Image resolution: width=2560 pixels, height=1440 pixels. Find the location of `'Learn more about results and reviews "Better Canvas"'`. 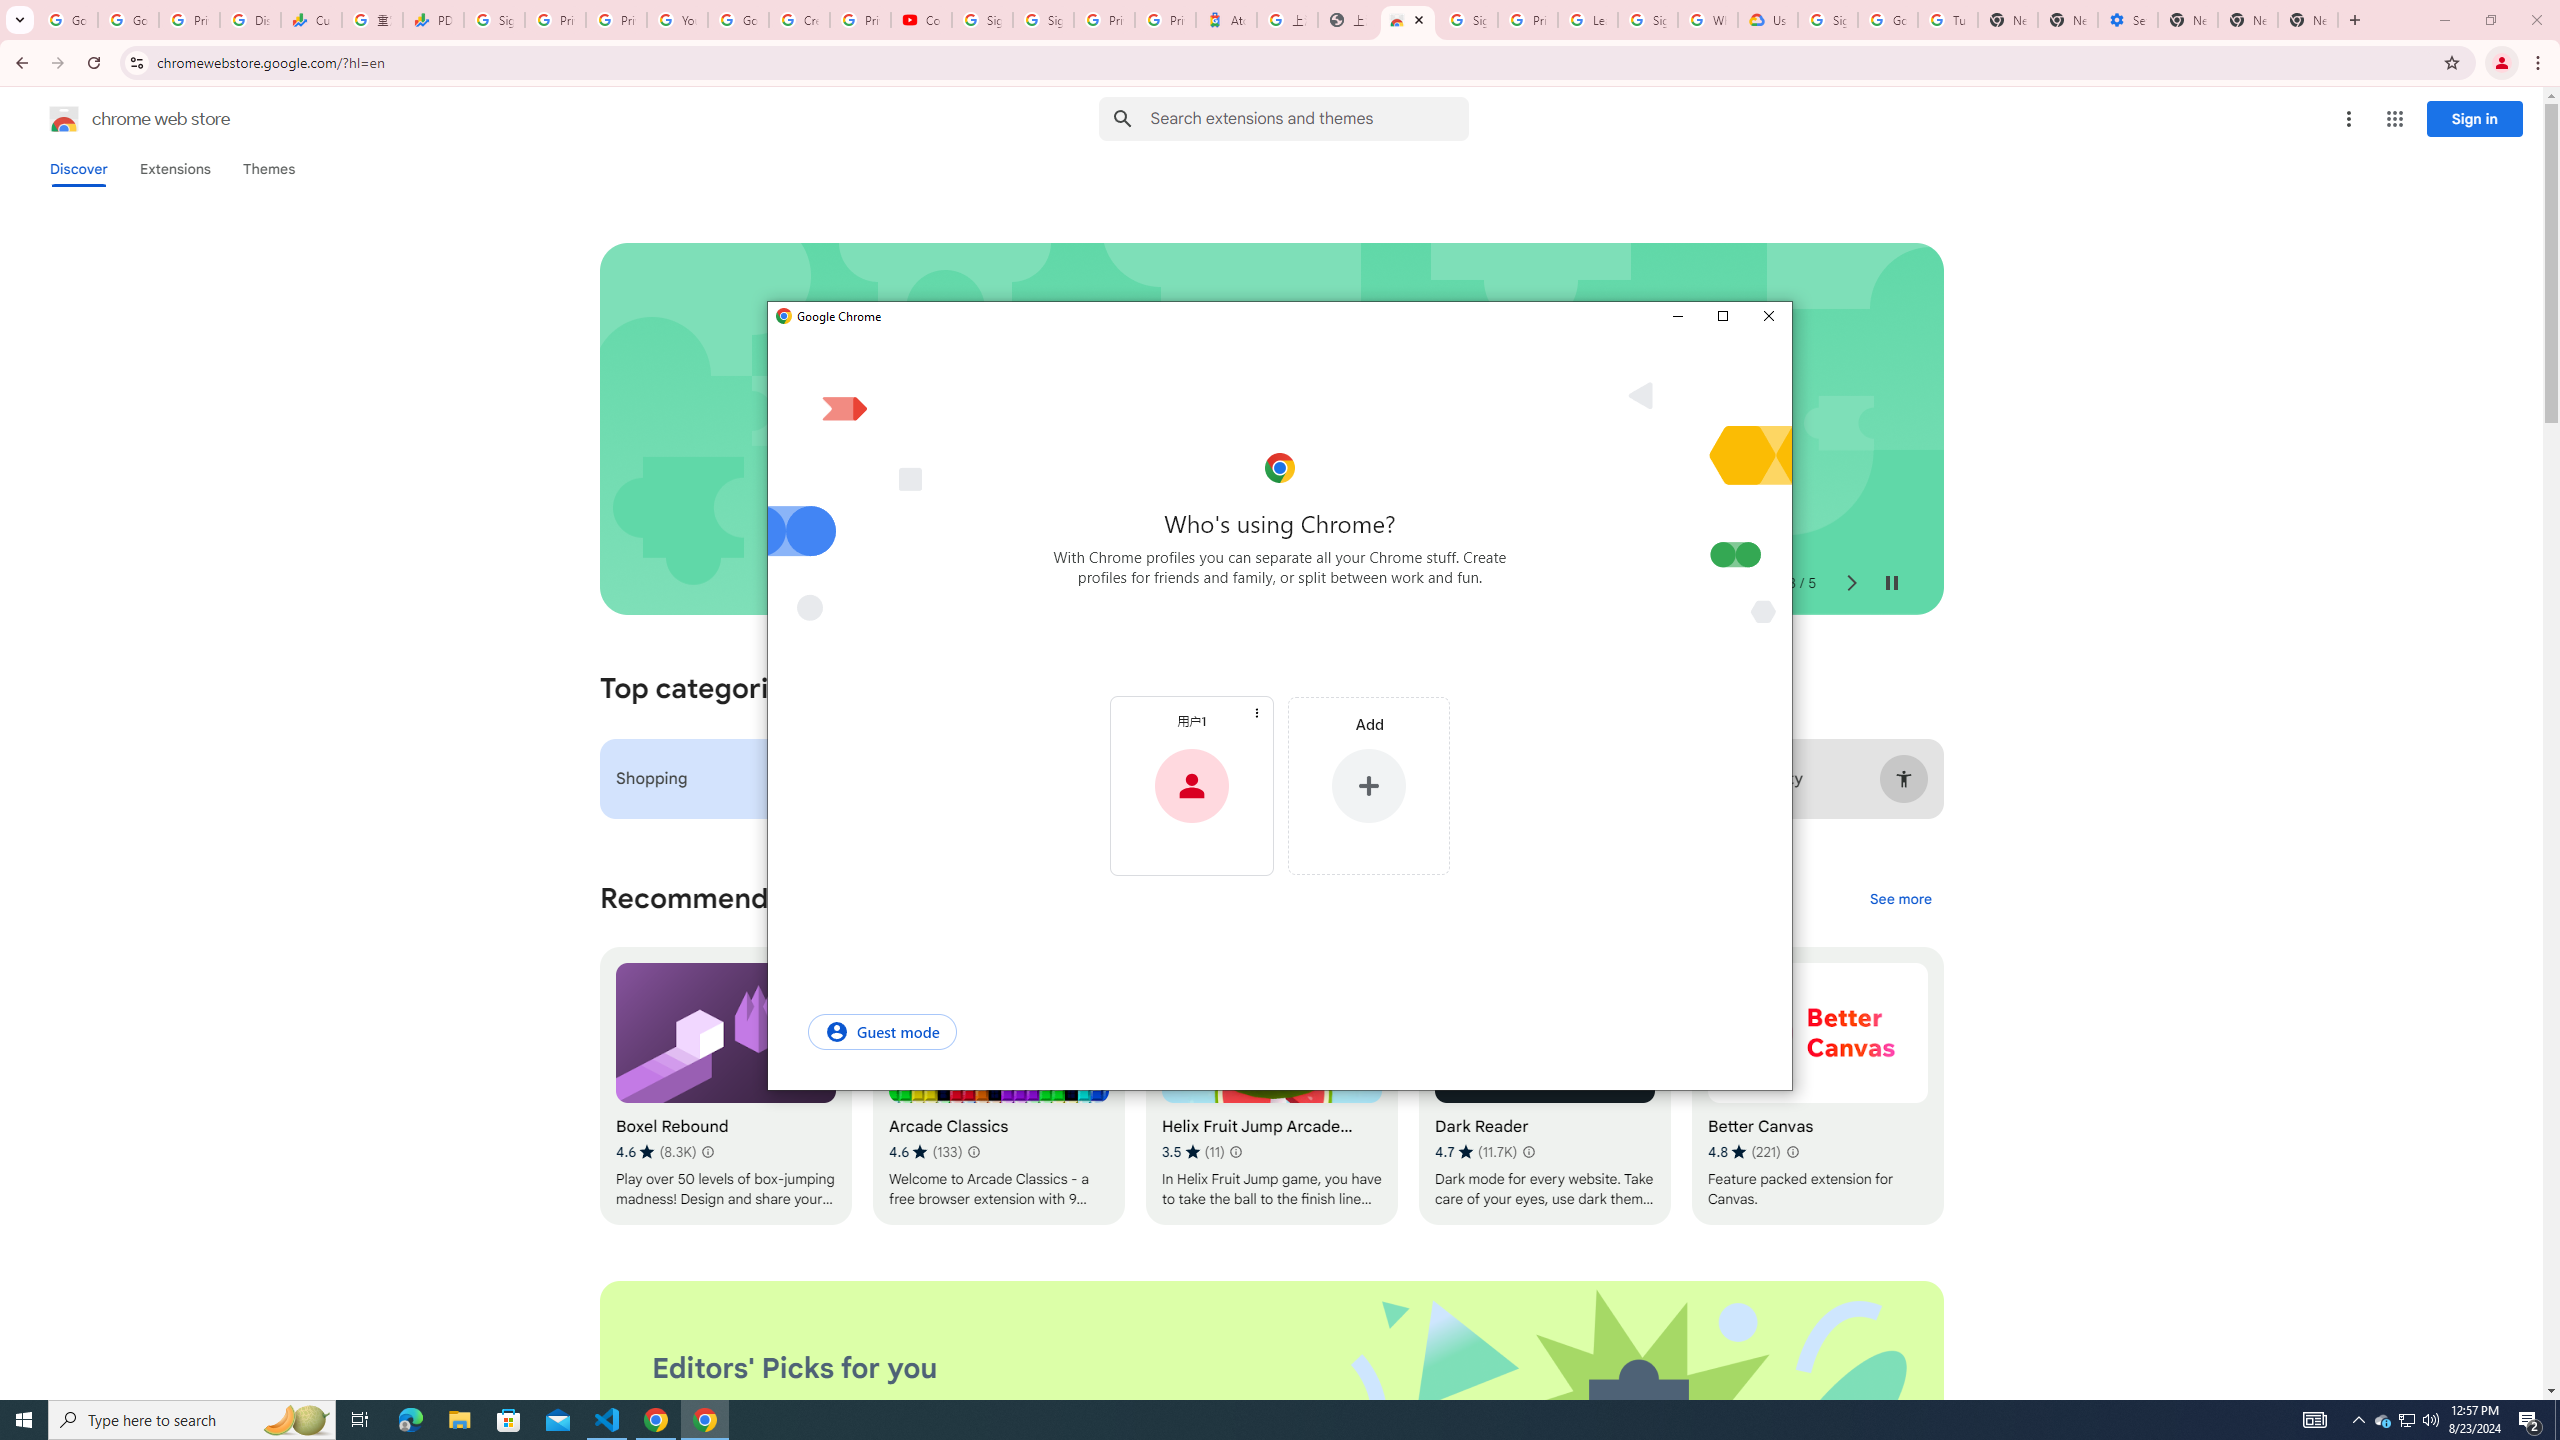

'Learn more about results and reviews "Better Canvas"' is located at coordinates (1791, 1152).